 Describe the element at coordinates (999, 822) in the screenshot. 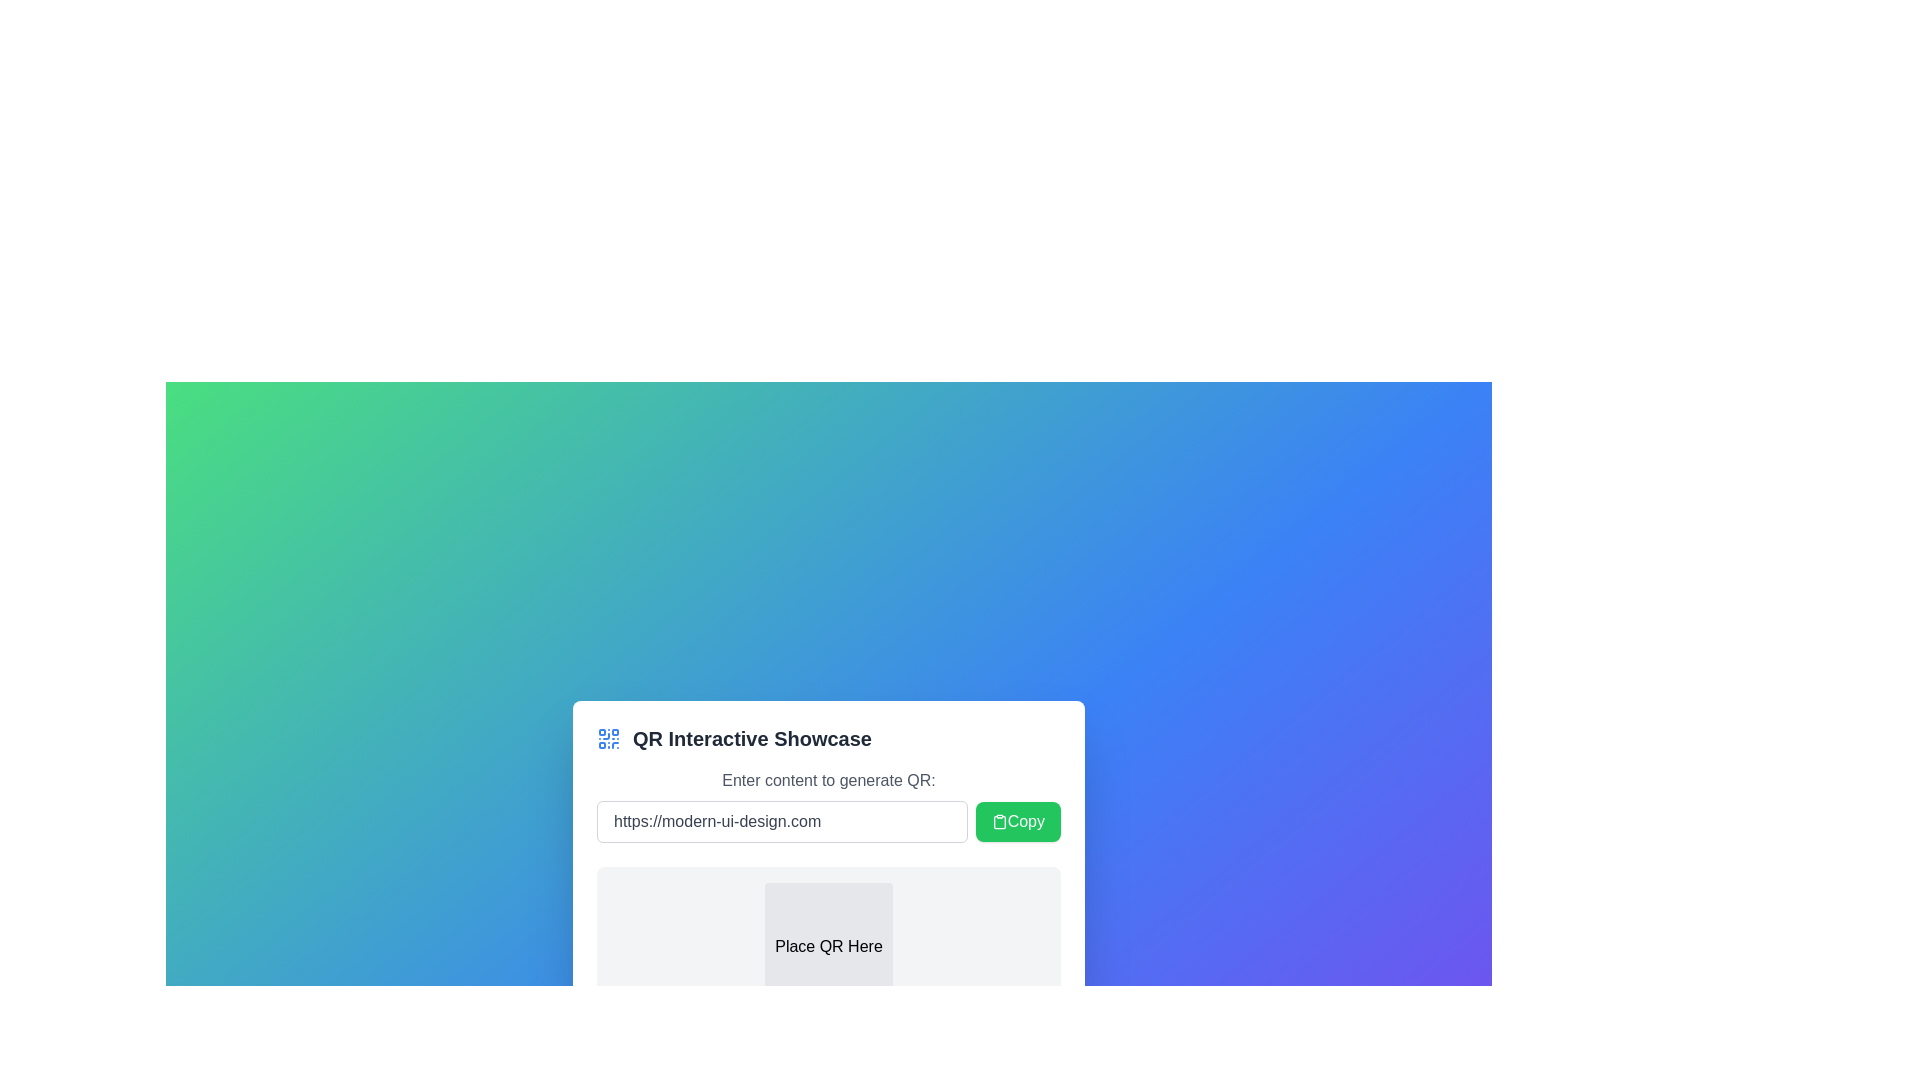

I see `the larger part of the clipboard icon, which is the rectangular clipboard body in the SVG-based clipboard illustration` at that location.